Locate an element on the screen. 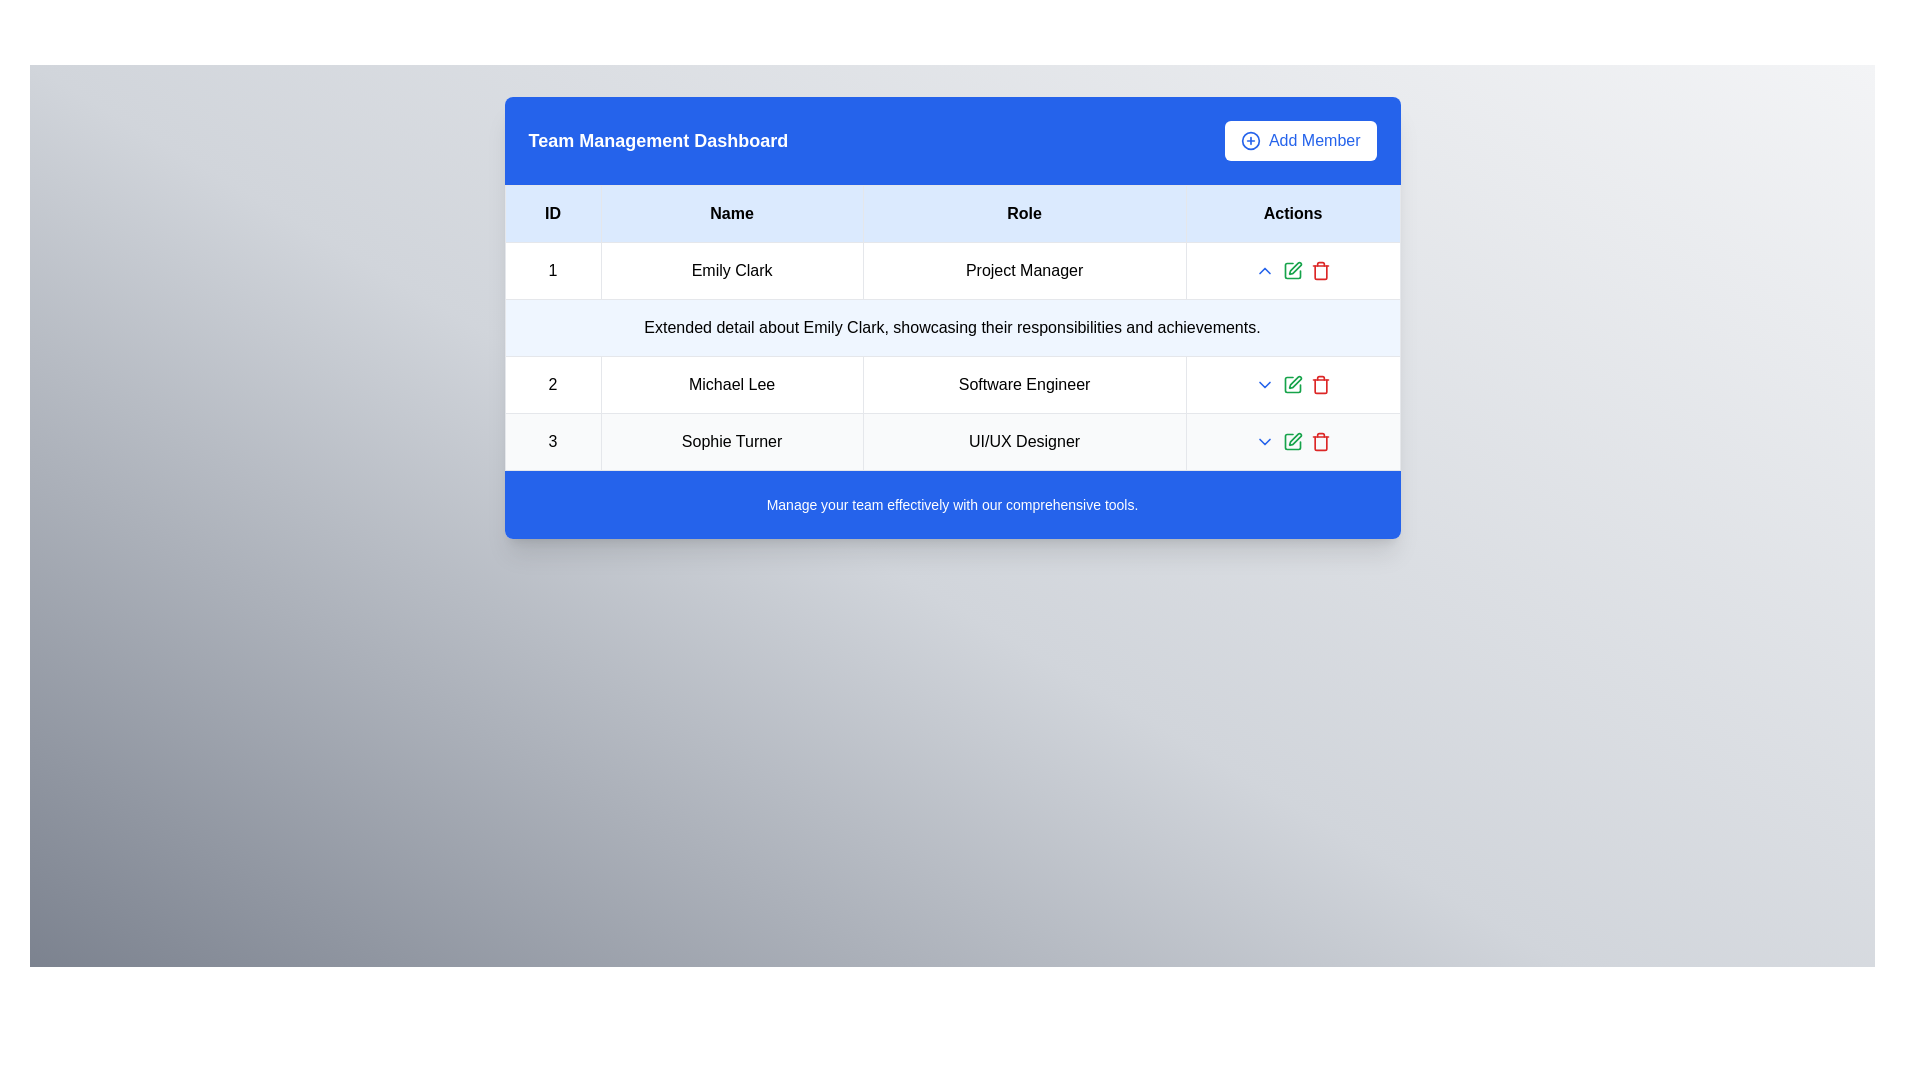  the text label displaying 'Software Engineer', located in the second row and third column under the 'Role' header, aligned with the row for 'Michael Lee' is located at coordinates (1024, 385).